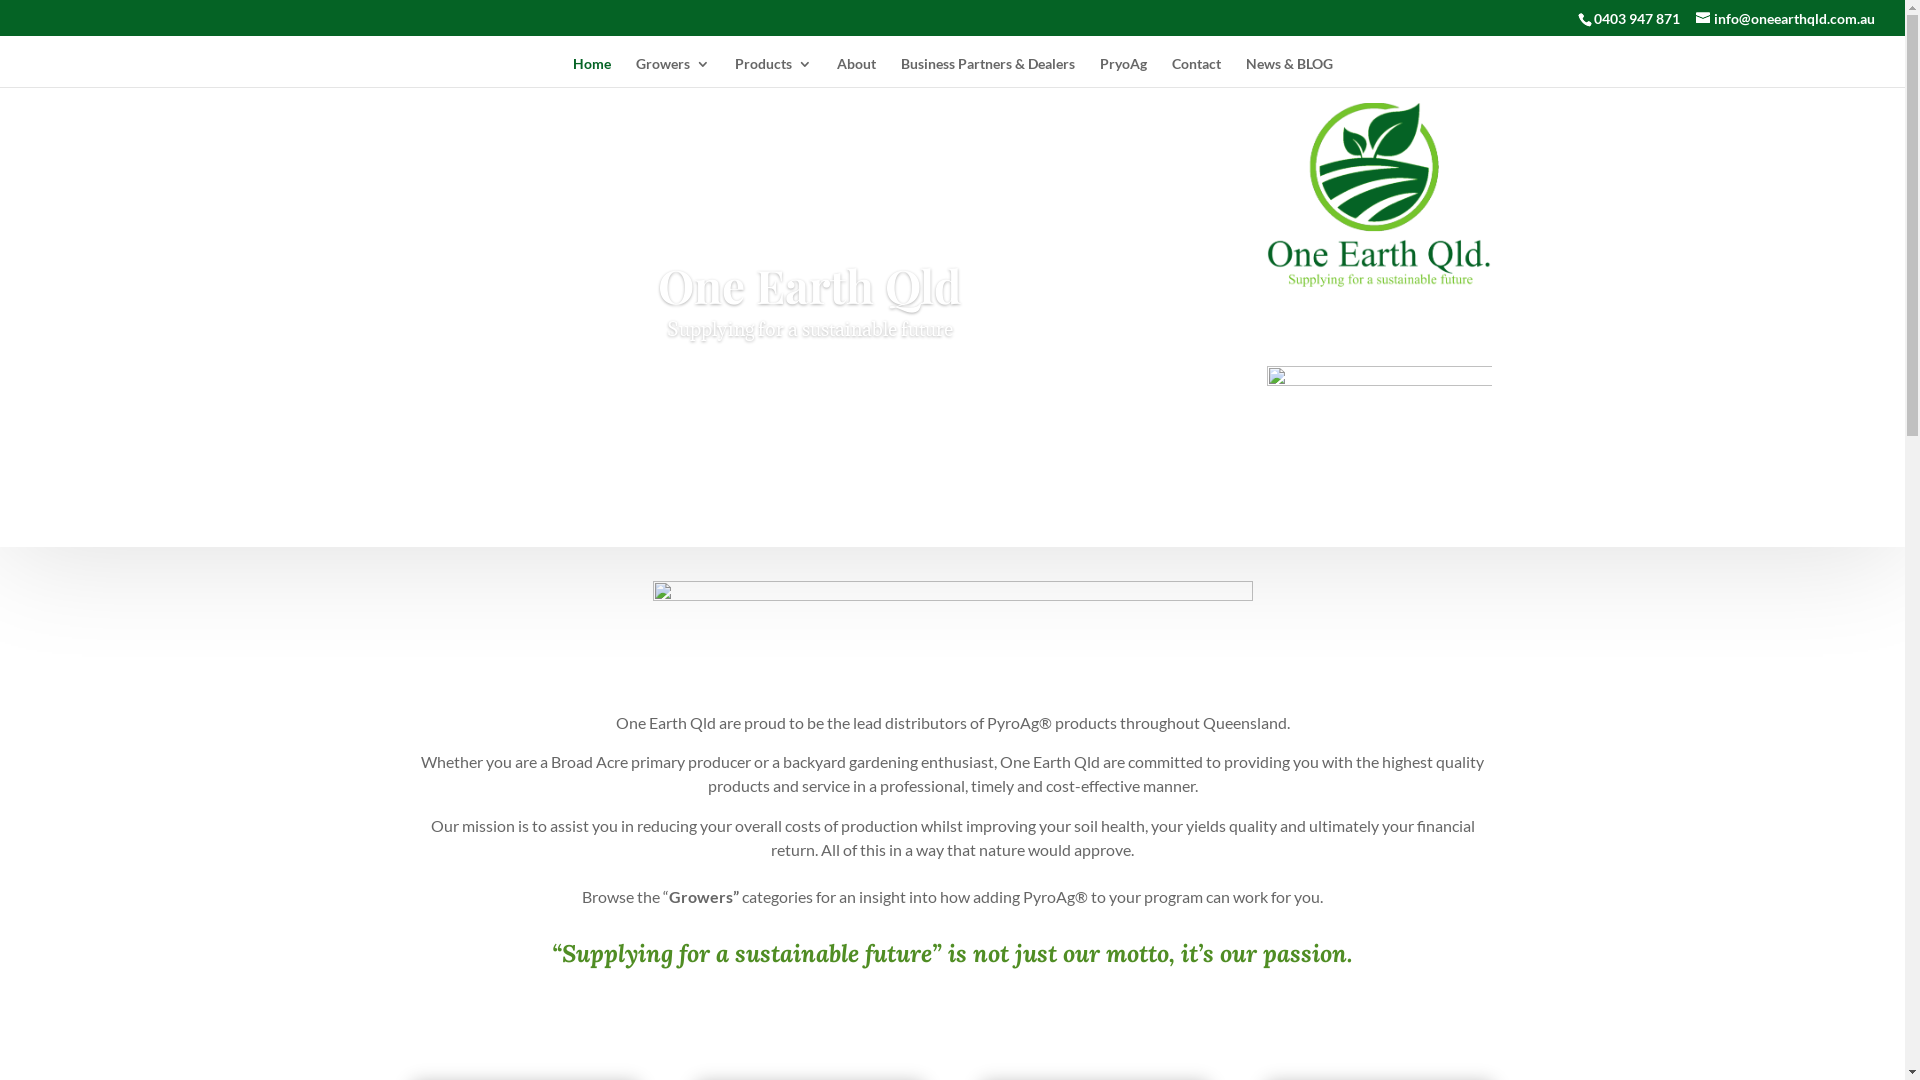 This screenshot has height=1080, width=1920. What do you see at coordinates (1785, 18) in the screenshot?
I see `'info@oneearthqld.com.au'` at bounding box center [1785, 18].